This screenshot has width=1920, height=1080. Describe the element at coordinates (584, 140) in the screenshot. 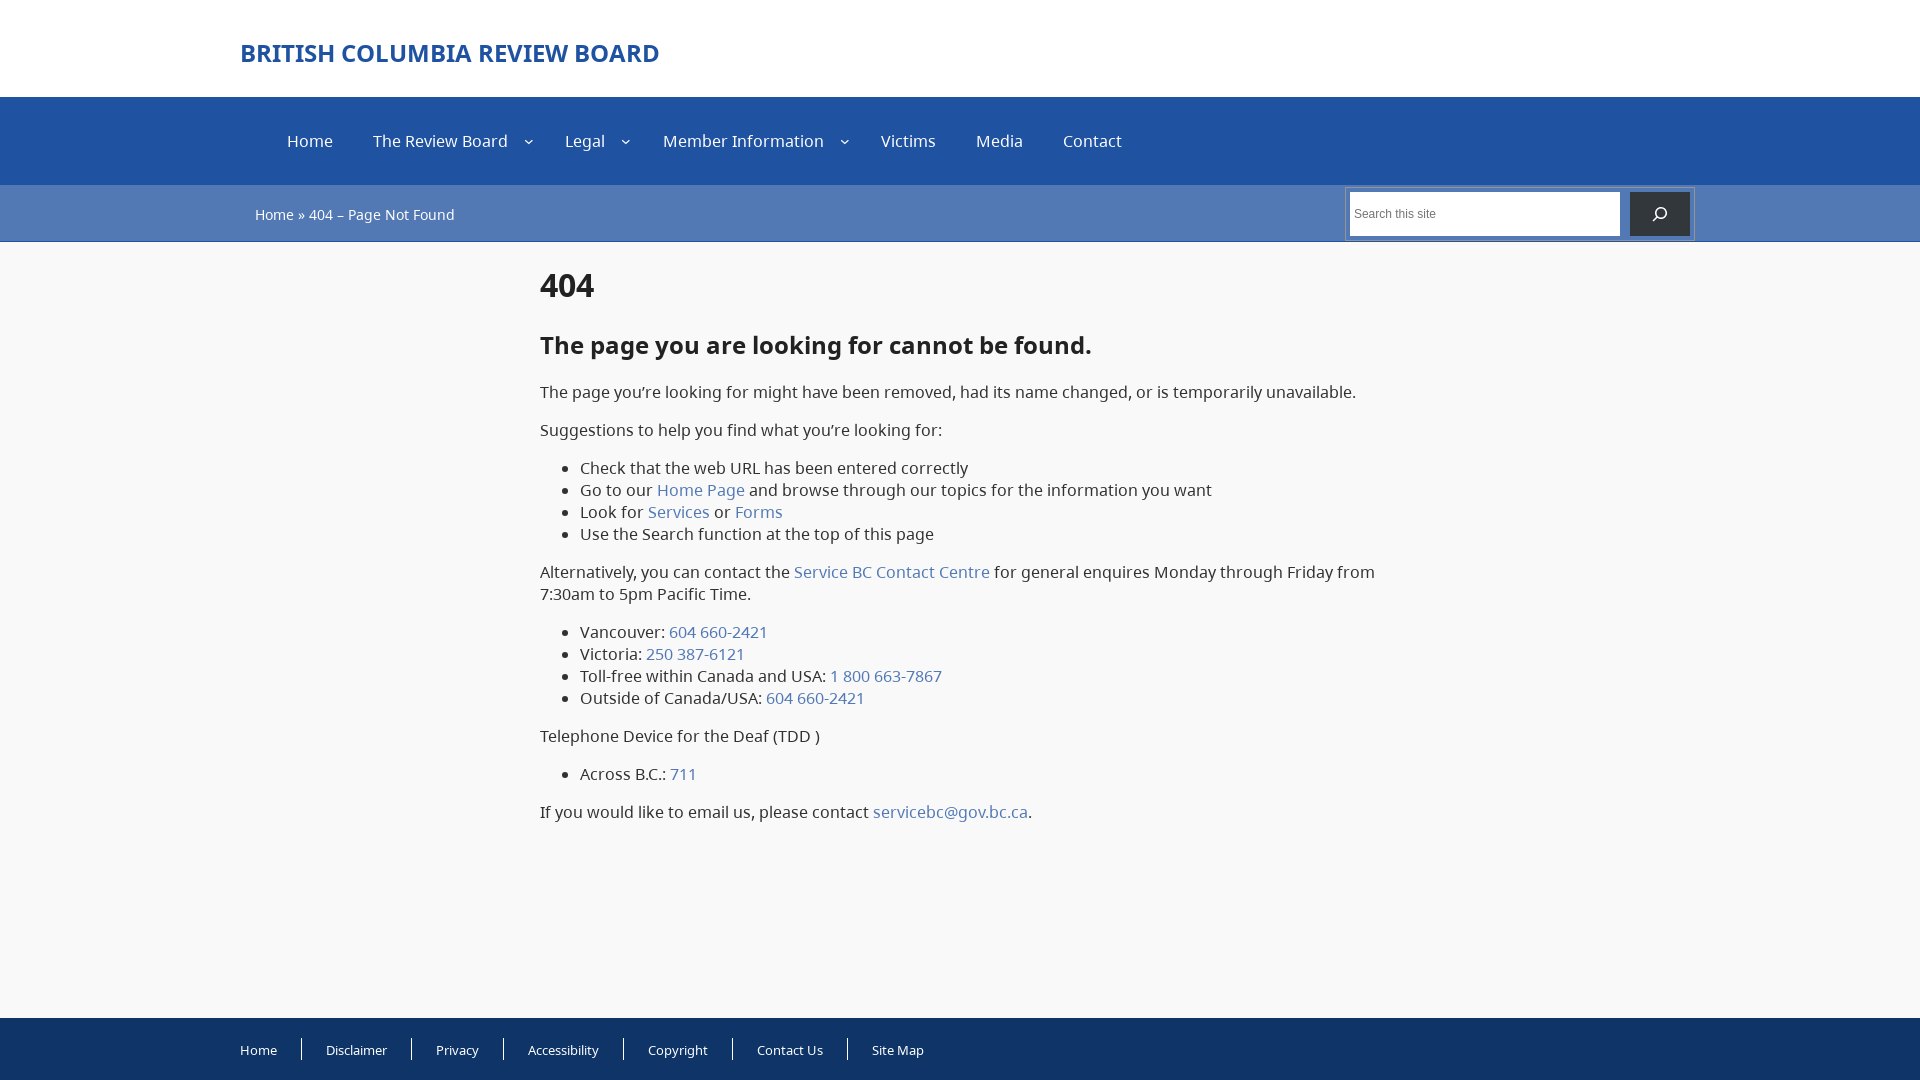

I see `'Legal'` at that location.